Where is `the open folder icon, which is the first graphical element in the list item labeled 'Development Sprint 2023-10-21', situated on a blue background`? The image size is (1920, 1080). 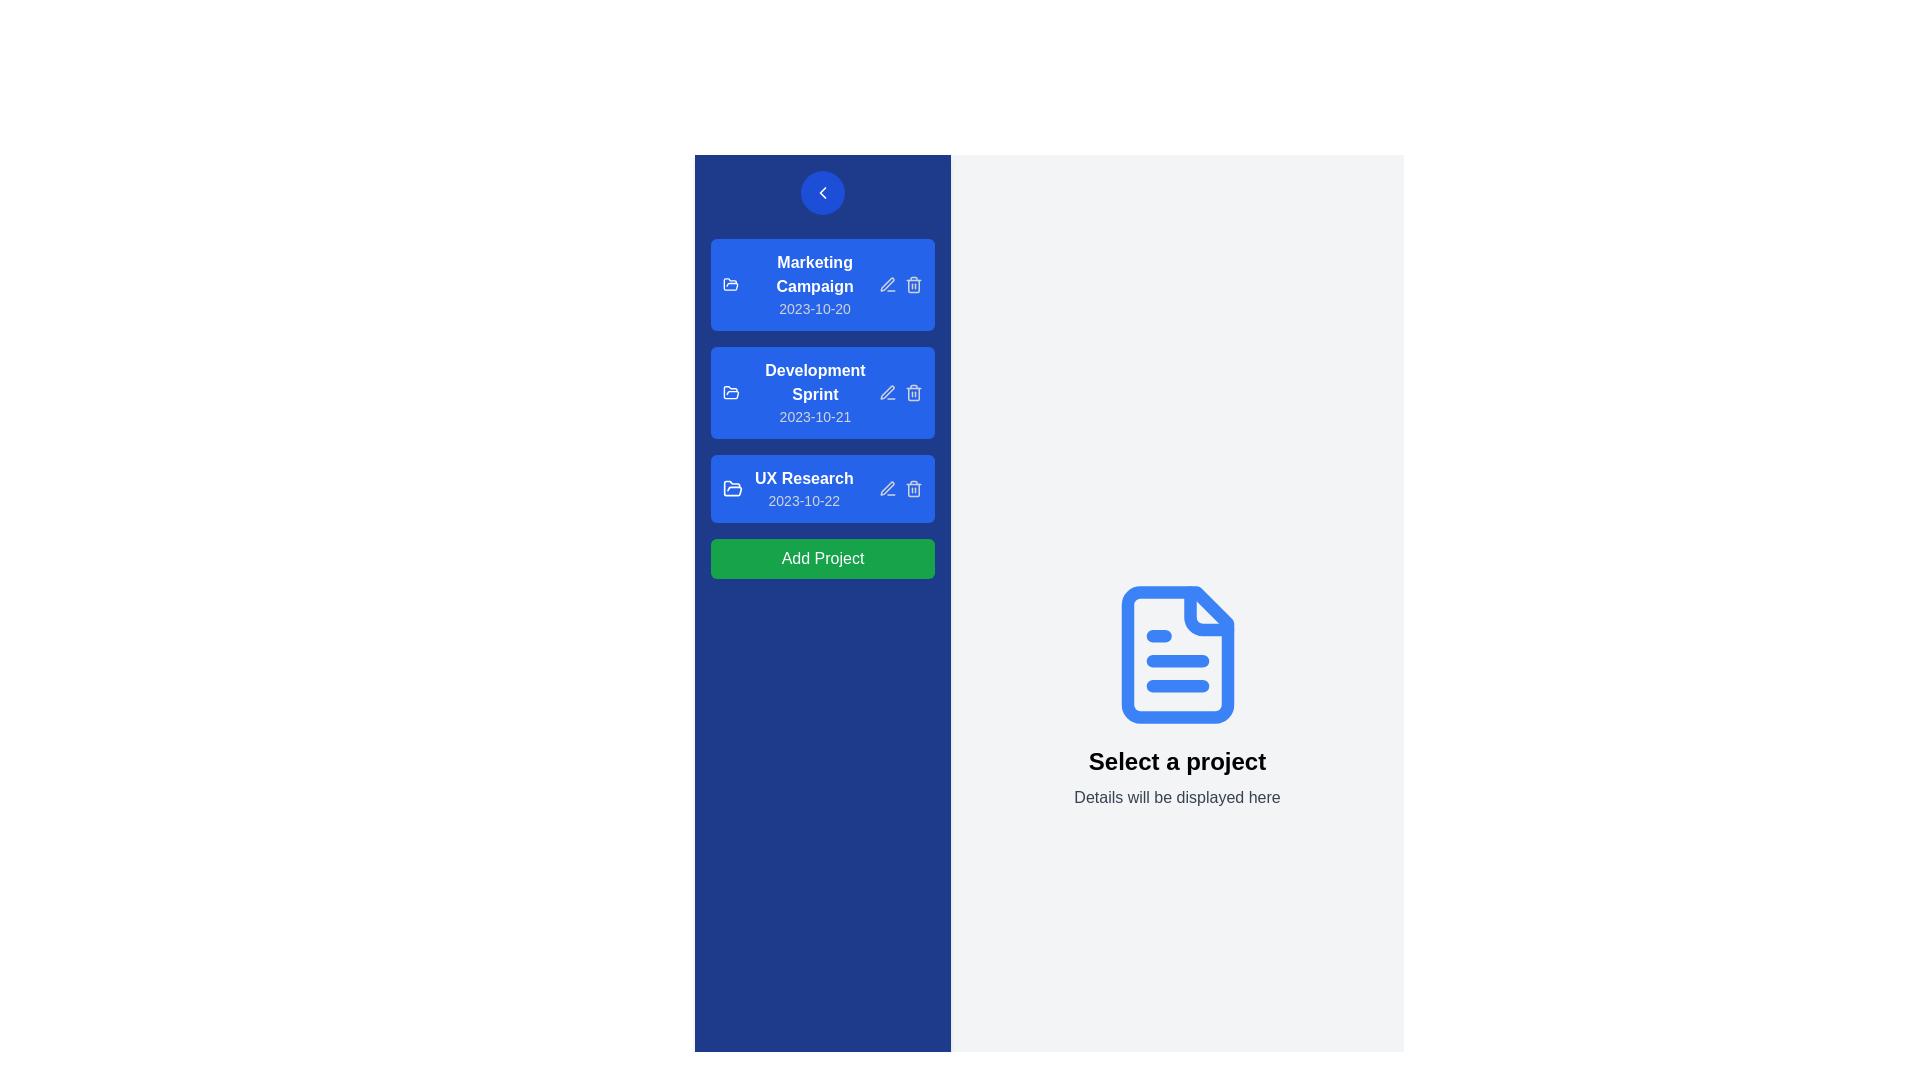
the open folder icon, which is the first graphical element in the list item labeled 'Development Sprint 2023-10-21', situated on a blue background is located at coordinates (730, 393).